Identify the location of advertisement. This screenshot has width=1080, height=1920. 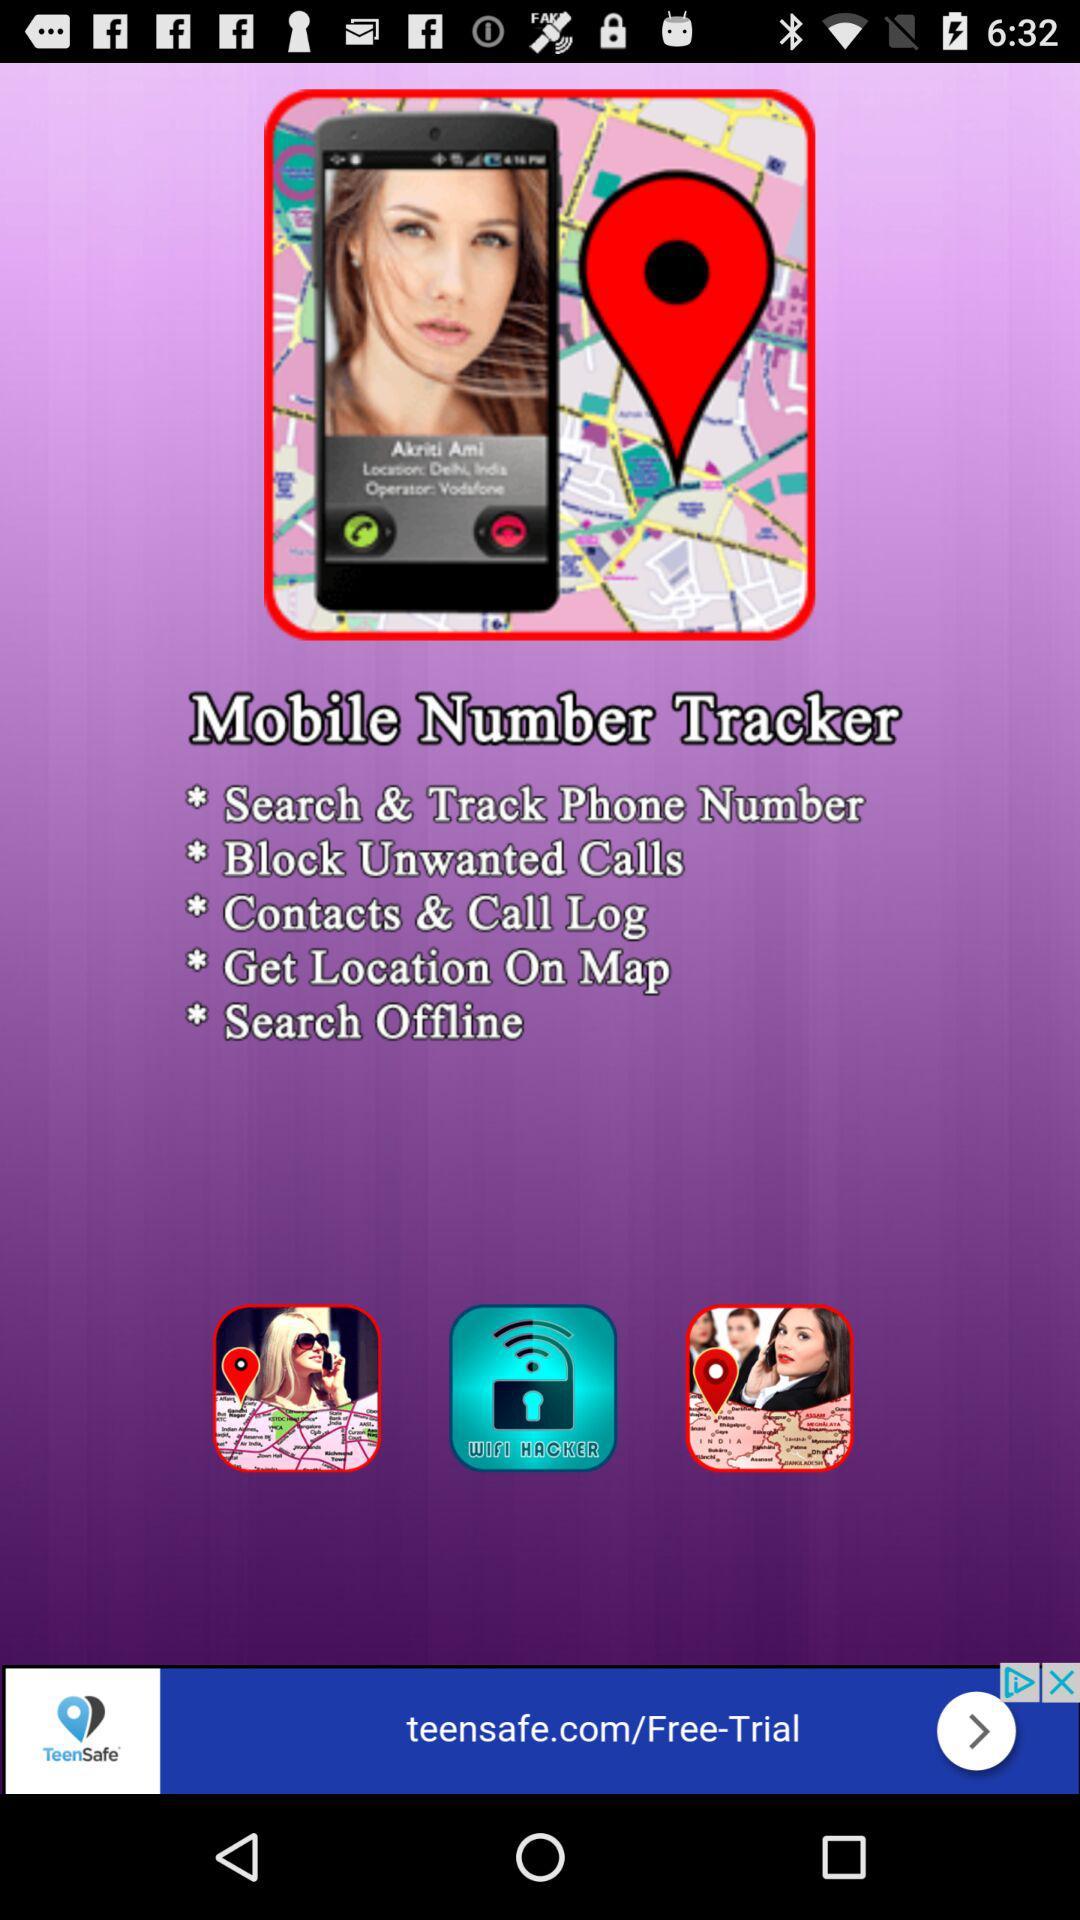
(540, 1727).